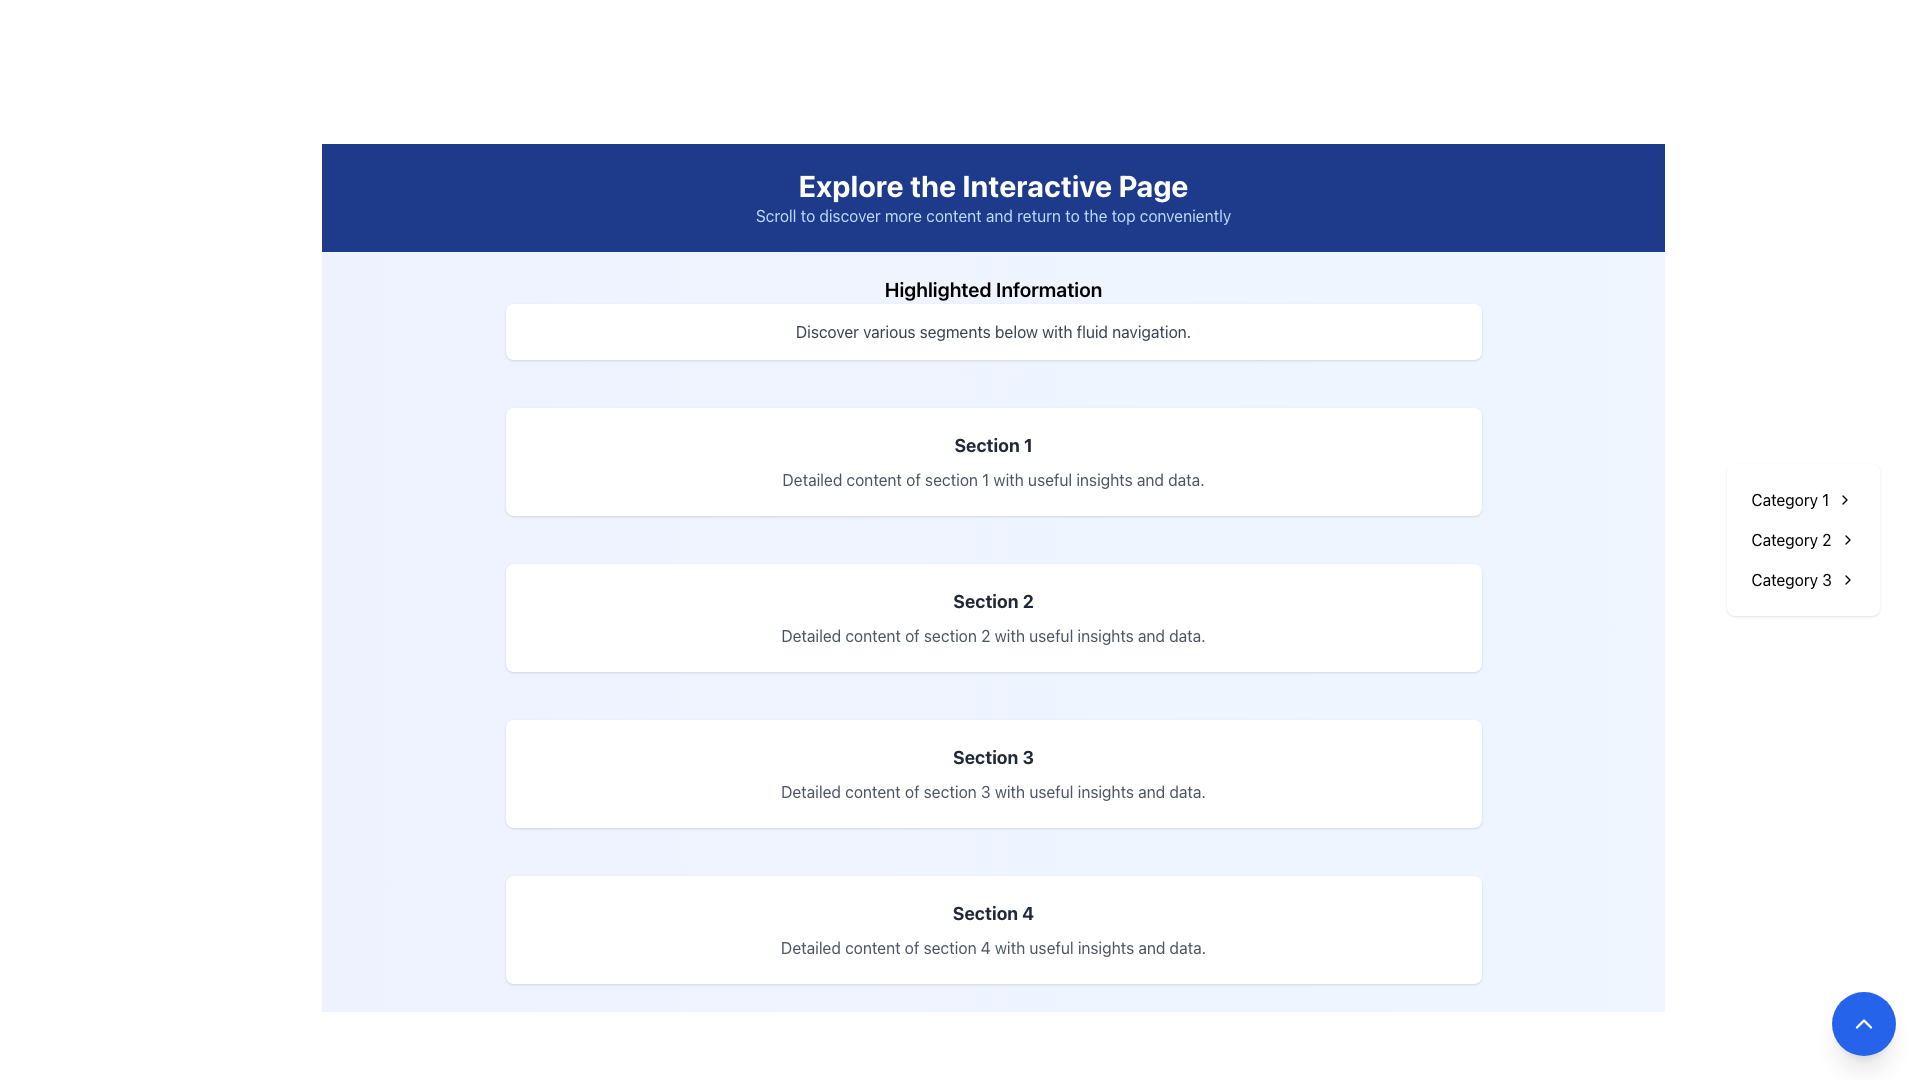 Image resolution: width=1920 pixels, height=1080 pixels. I want to click on the Chevron indicator icon next to 'Category 1', so click(1844, 499).